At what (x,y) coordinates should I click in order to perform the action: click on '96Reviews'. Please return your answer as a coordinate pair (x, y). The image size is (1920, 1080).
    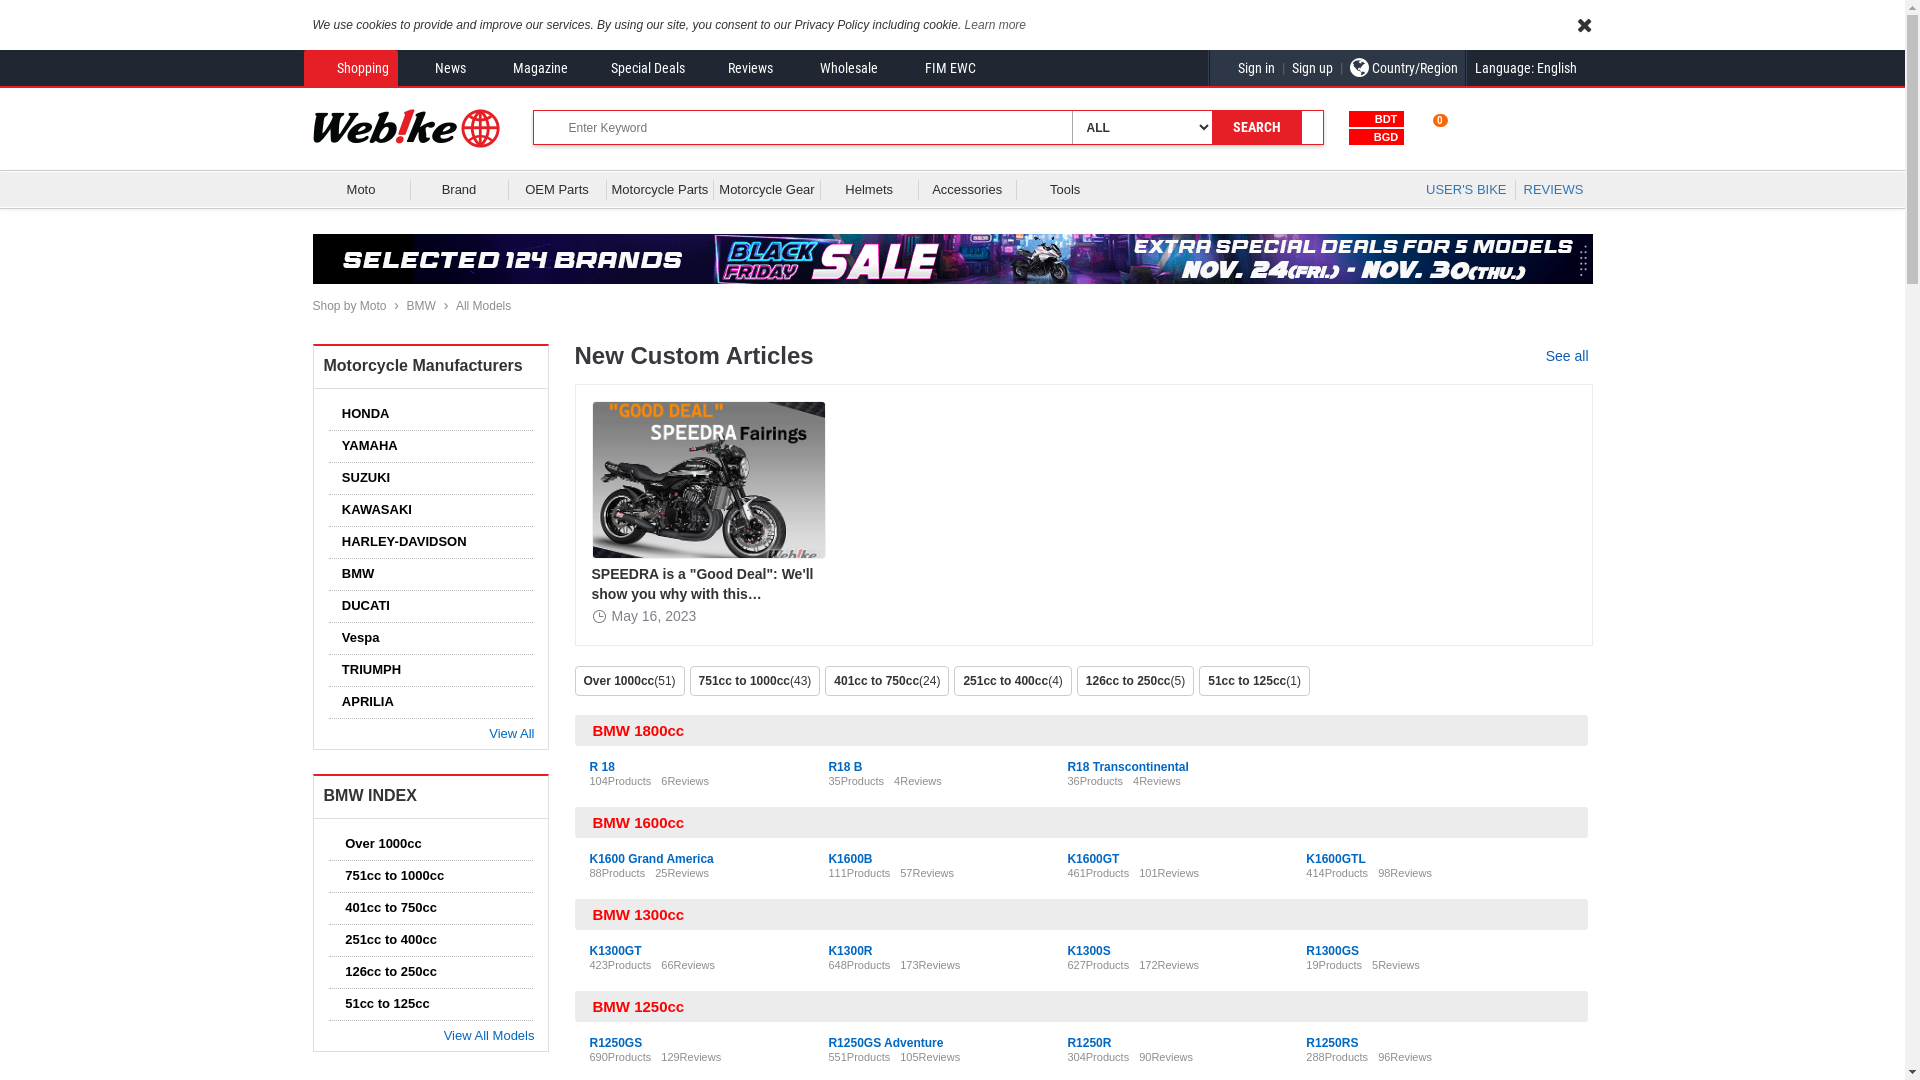
    Looking at the image, I should click on (1404, 1055).